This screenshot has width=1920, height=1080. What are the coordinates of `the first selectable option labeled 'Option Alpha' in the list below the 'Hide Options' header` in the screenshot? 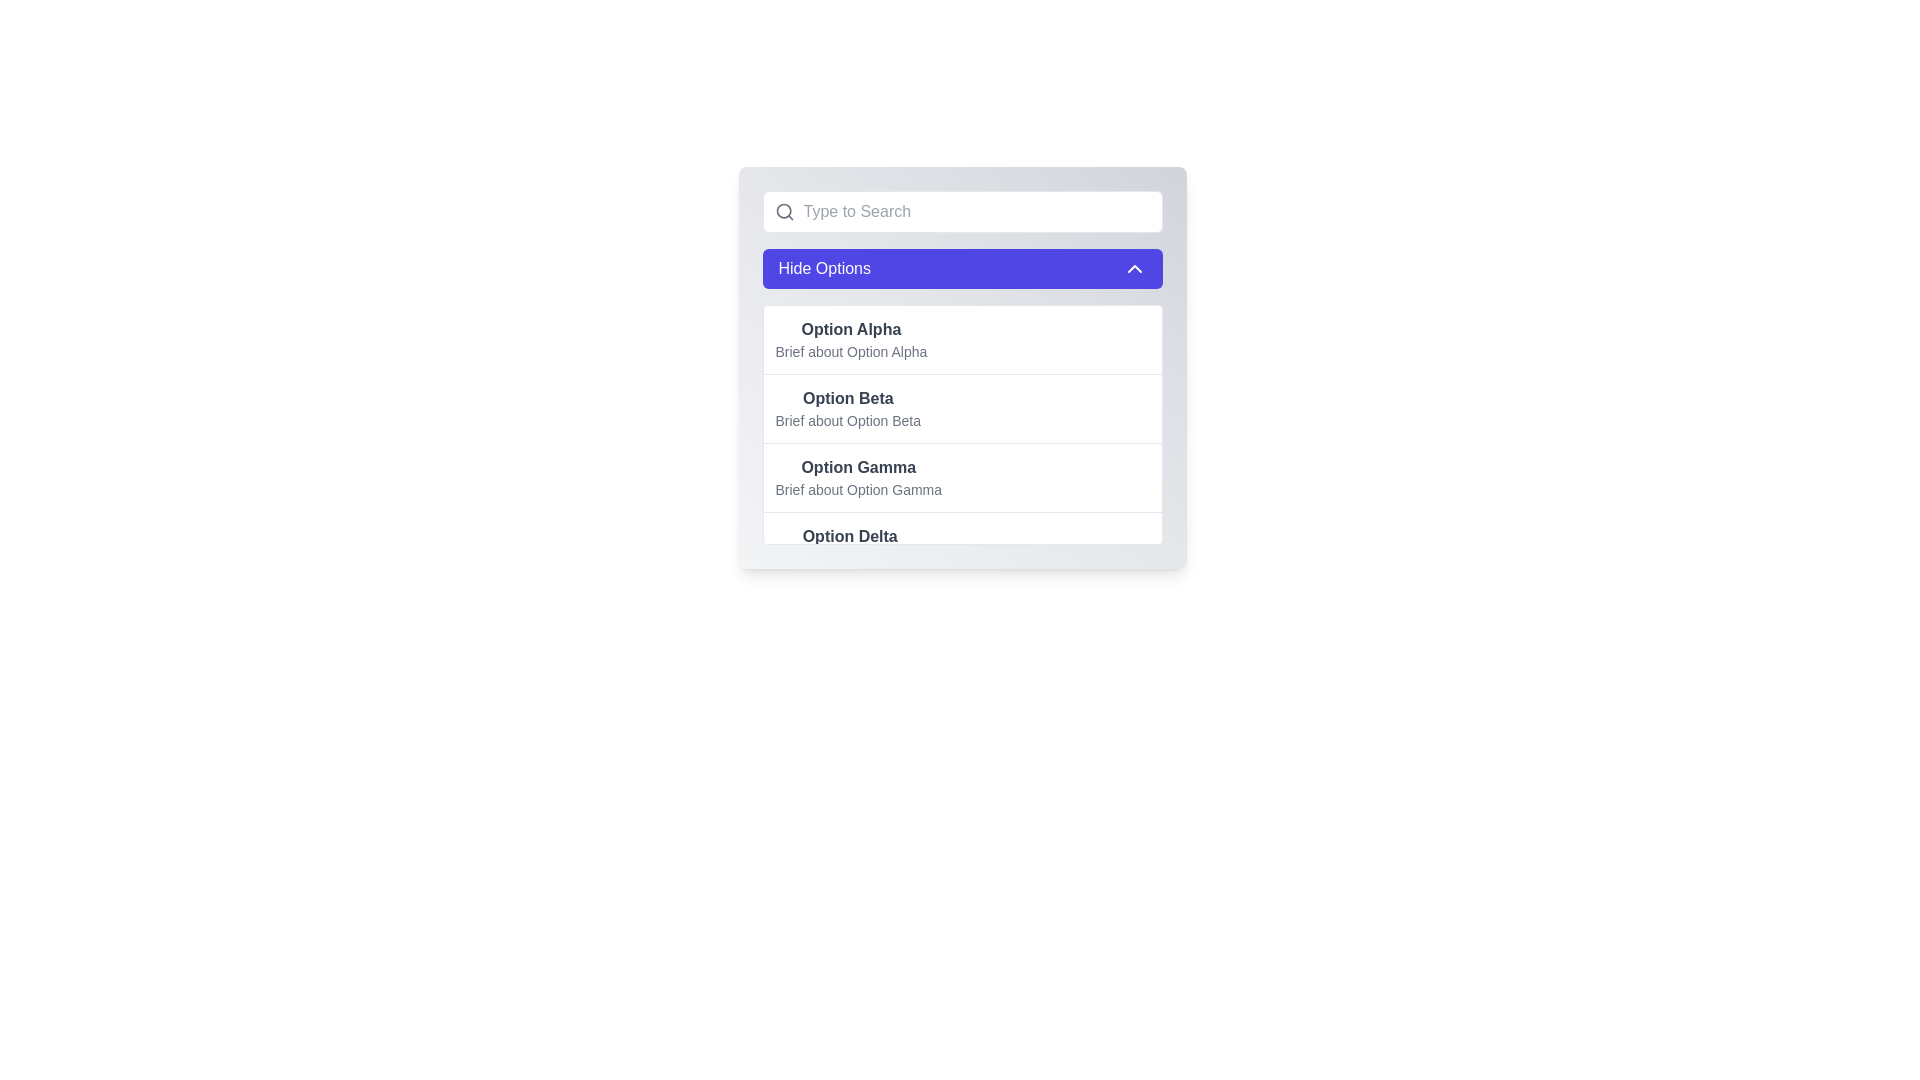 It's located at (851, 338).